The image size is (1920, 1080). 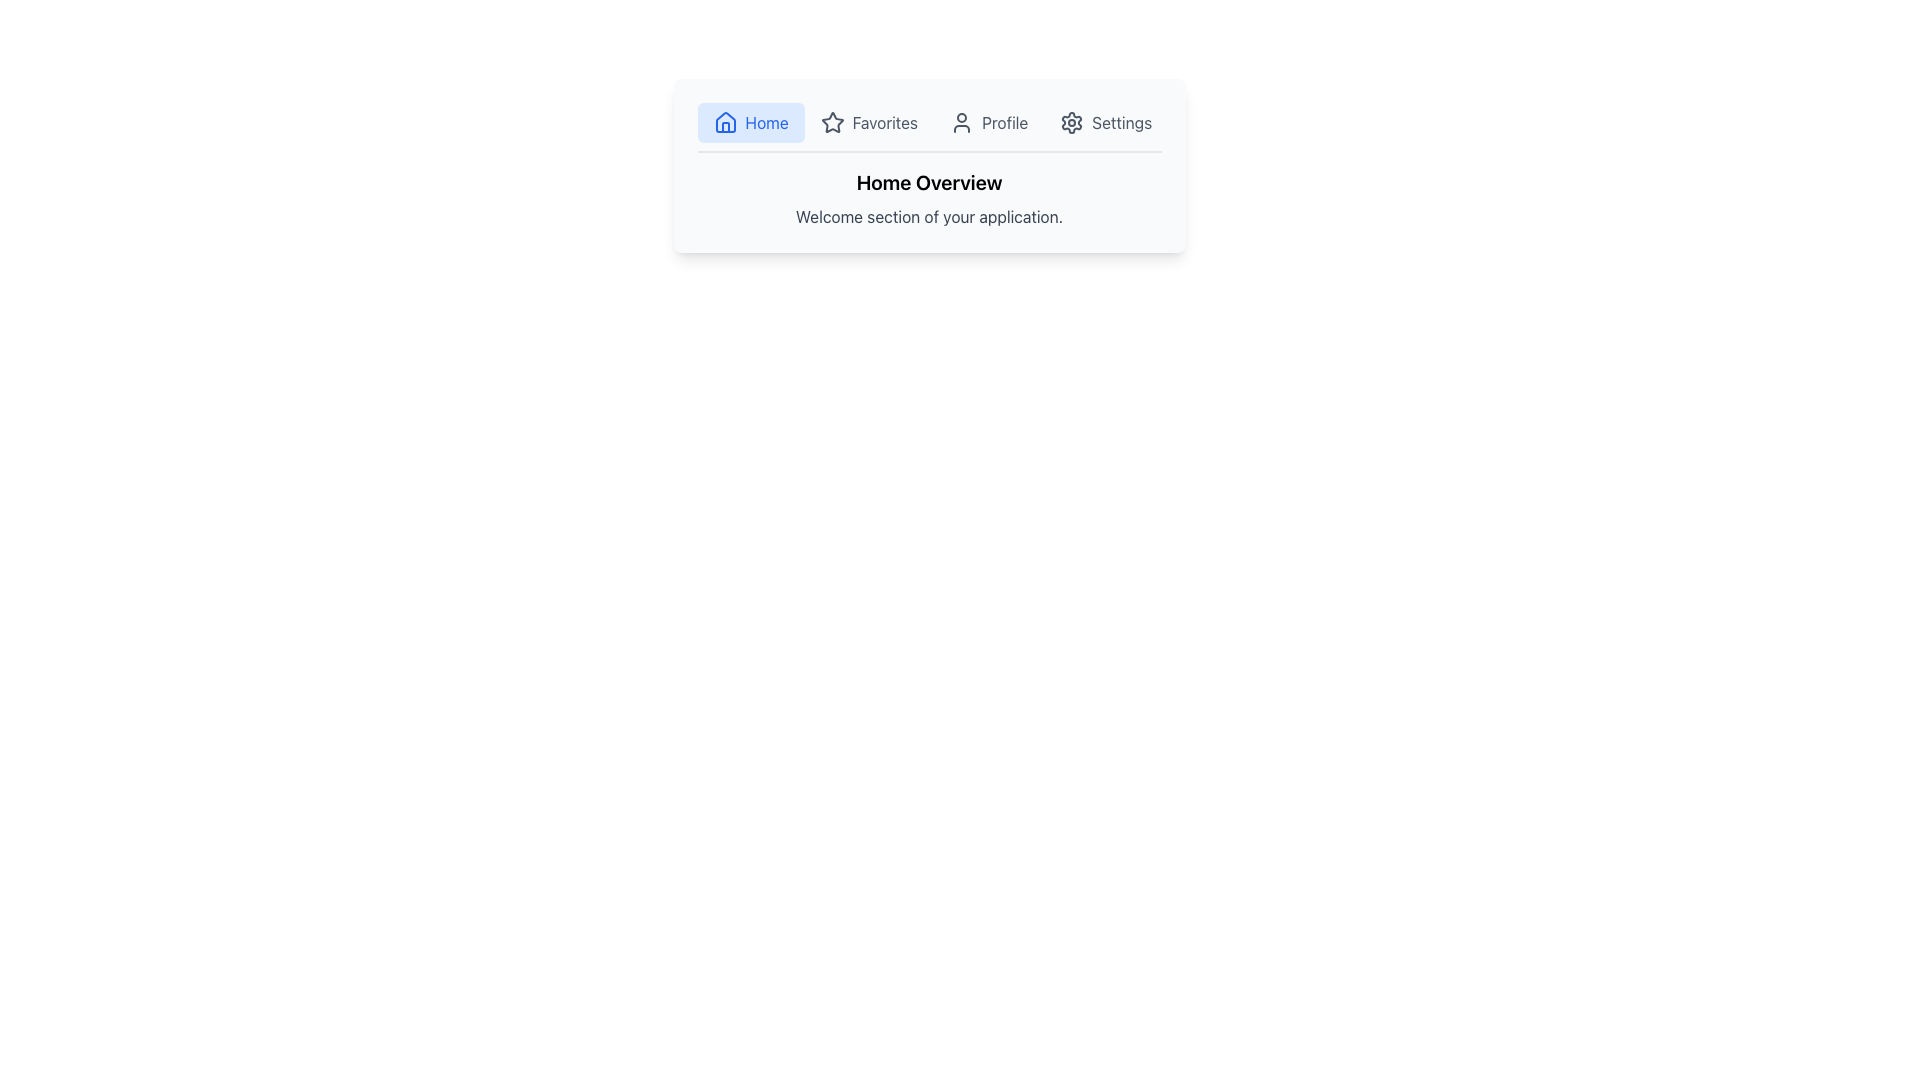 I want to click on the blue text label displaying 'Home' in the navigation menu, so click(x=766, y=123).